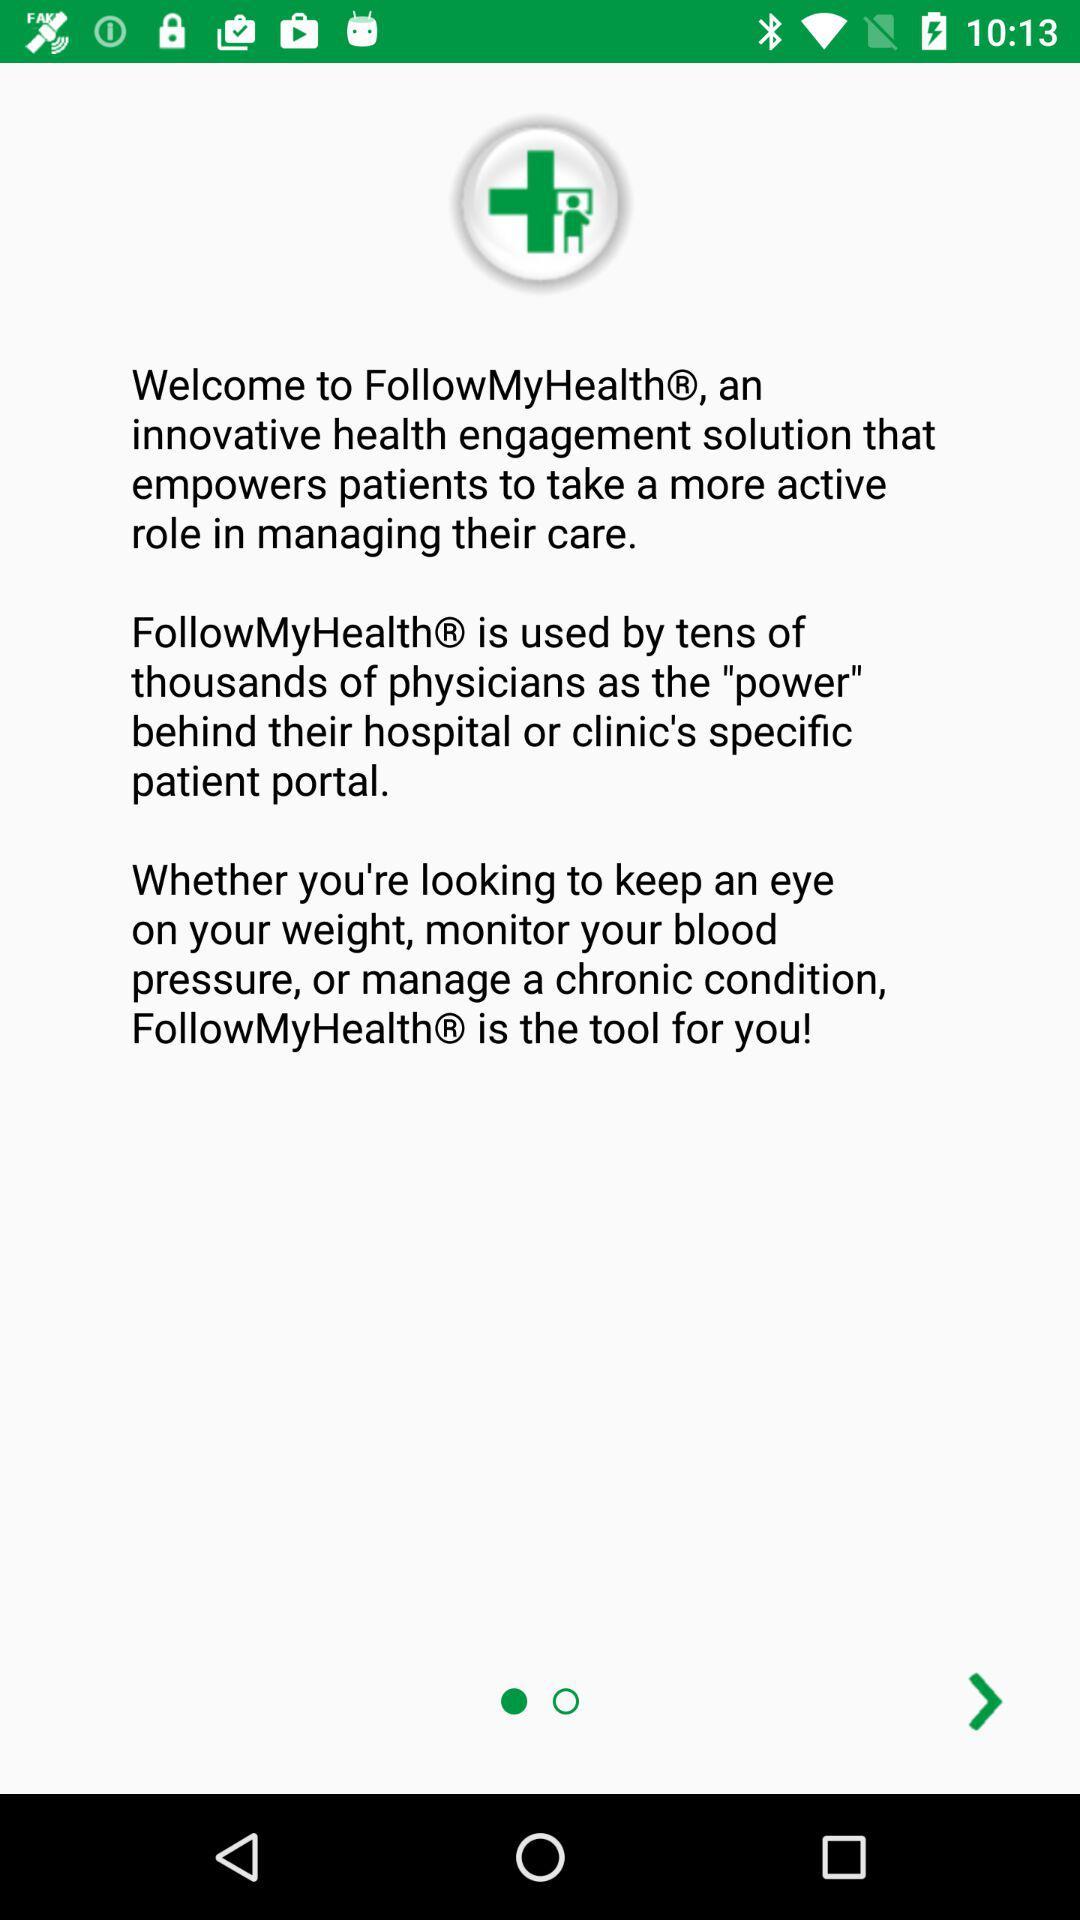 Image resolution: width=1080 pixels, height=1920 pixels. What do you see at coordinates (984, 1700) in the screenshot?
I see `advance page` at bounding box center [984, 1700].